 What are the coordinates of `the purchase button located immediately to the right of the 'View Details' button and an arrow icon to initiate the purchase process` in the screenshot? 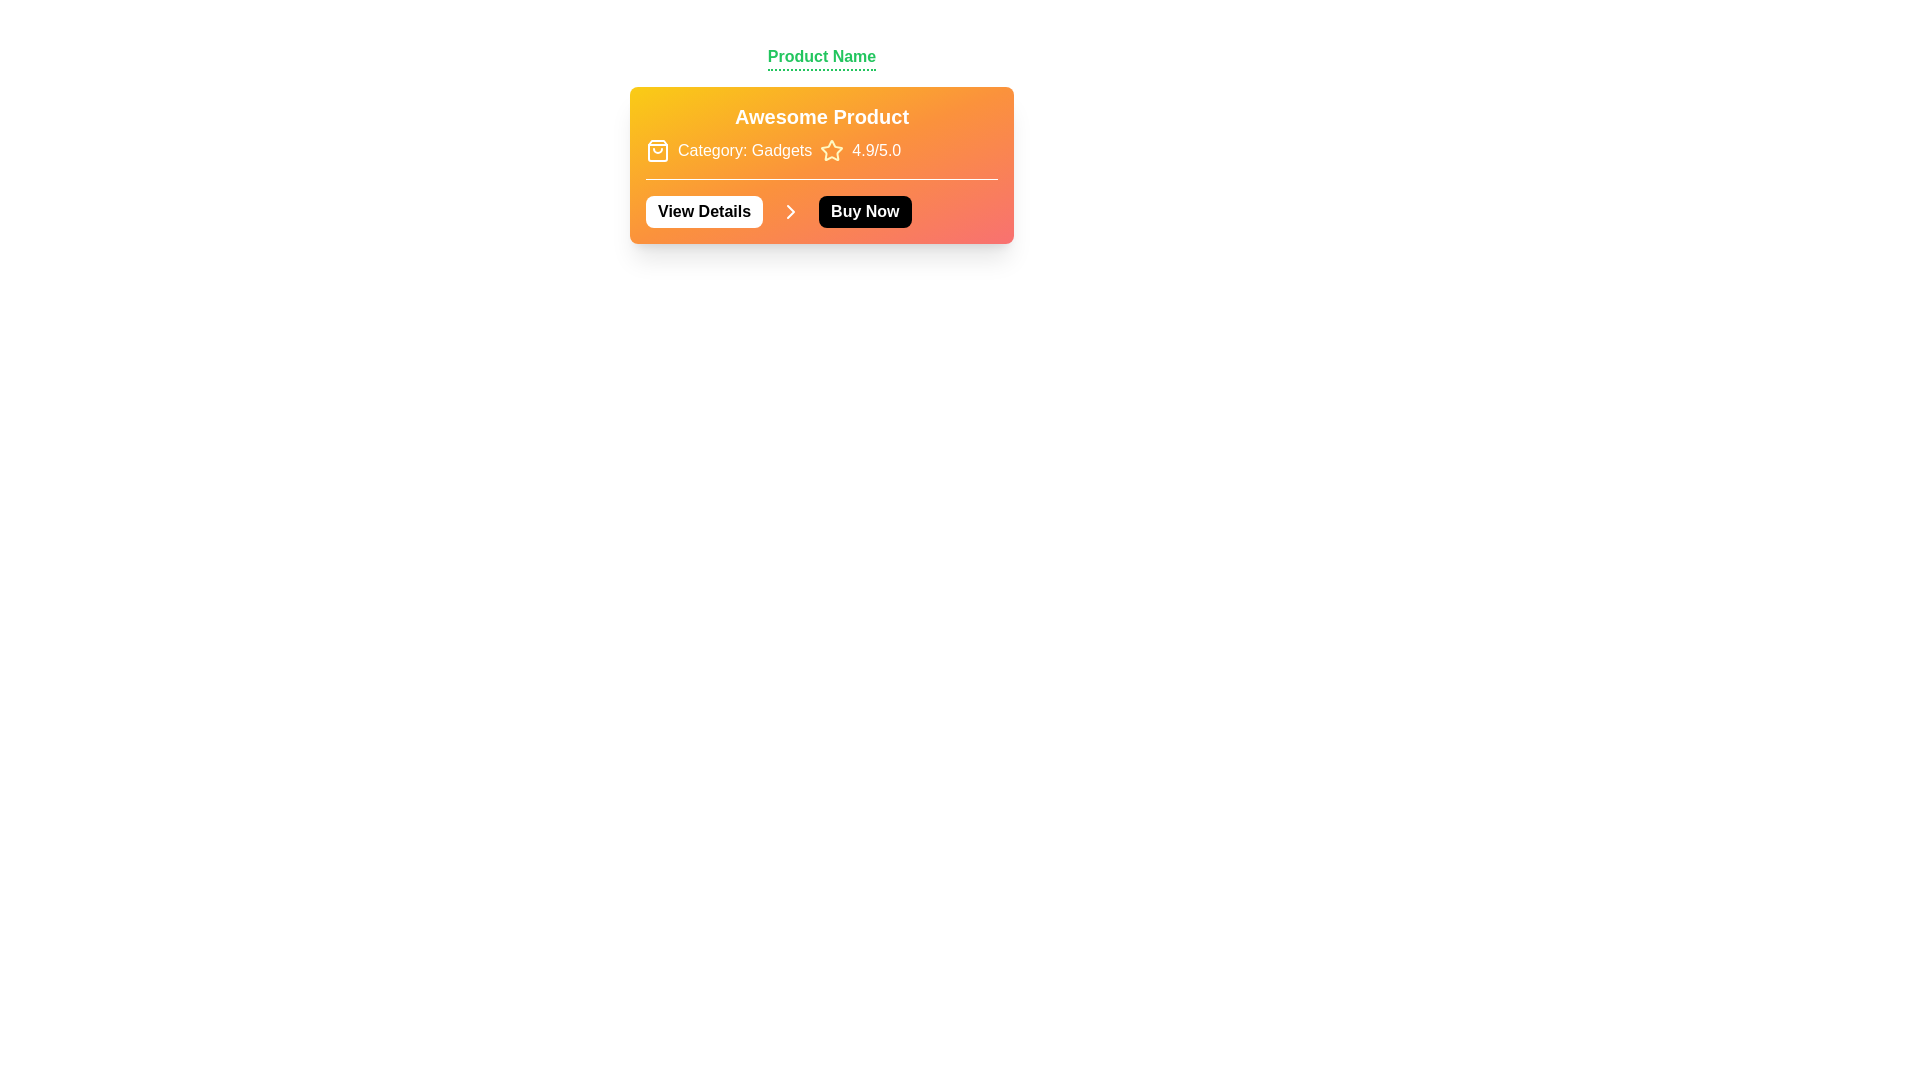 It's located at (864, 212).